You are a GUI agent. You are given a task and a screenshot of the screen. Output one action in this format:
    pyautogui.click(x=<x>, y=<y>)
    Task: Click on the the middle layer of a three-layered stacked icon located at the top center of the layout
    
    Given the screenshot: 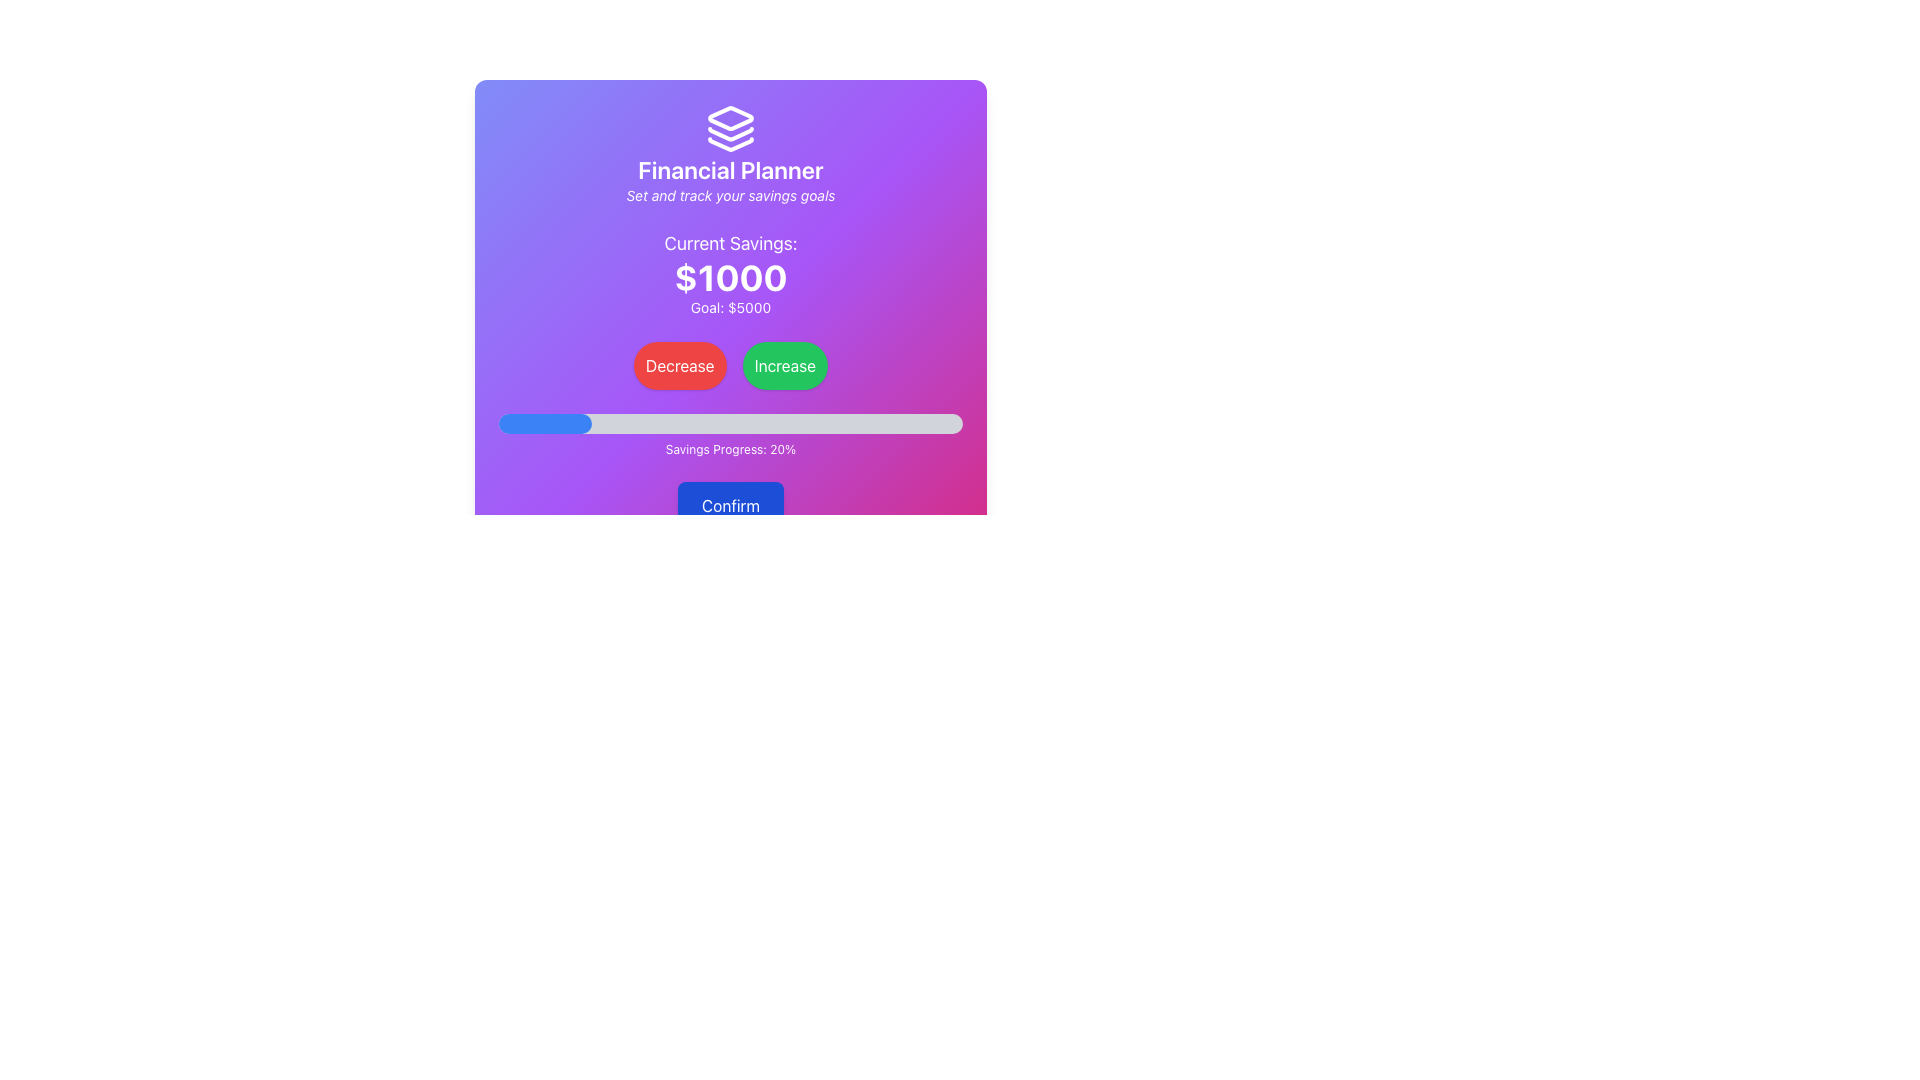 What is the action you would take?
    pyautogui.click(x=729, y=134)
    